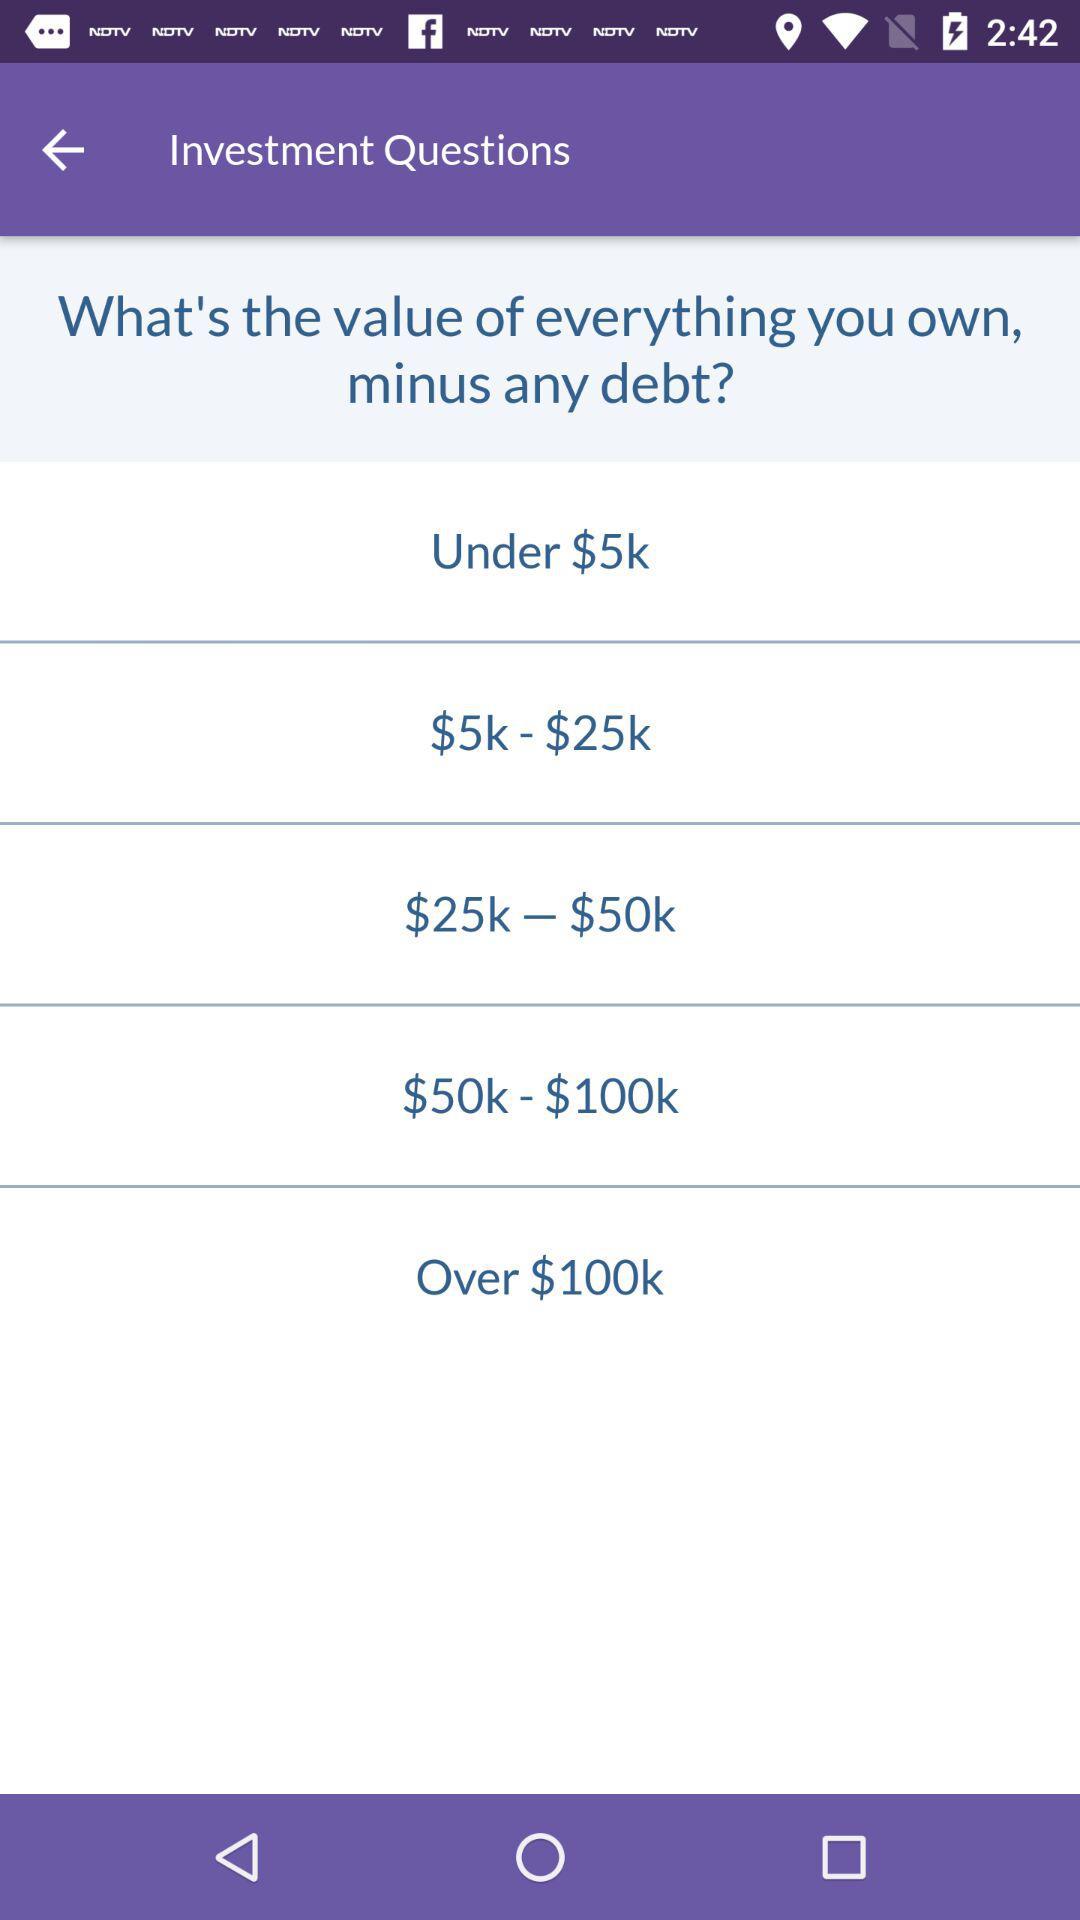 This screenshot has height=1920, width=1080. What do you see at coordinates (61, 148) in the screenshot?
I see `the arrow_backward icon` at bounding box center [61, 148].